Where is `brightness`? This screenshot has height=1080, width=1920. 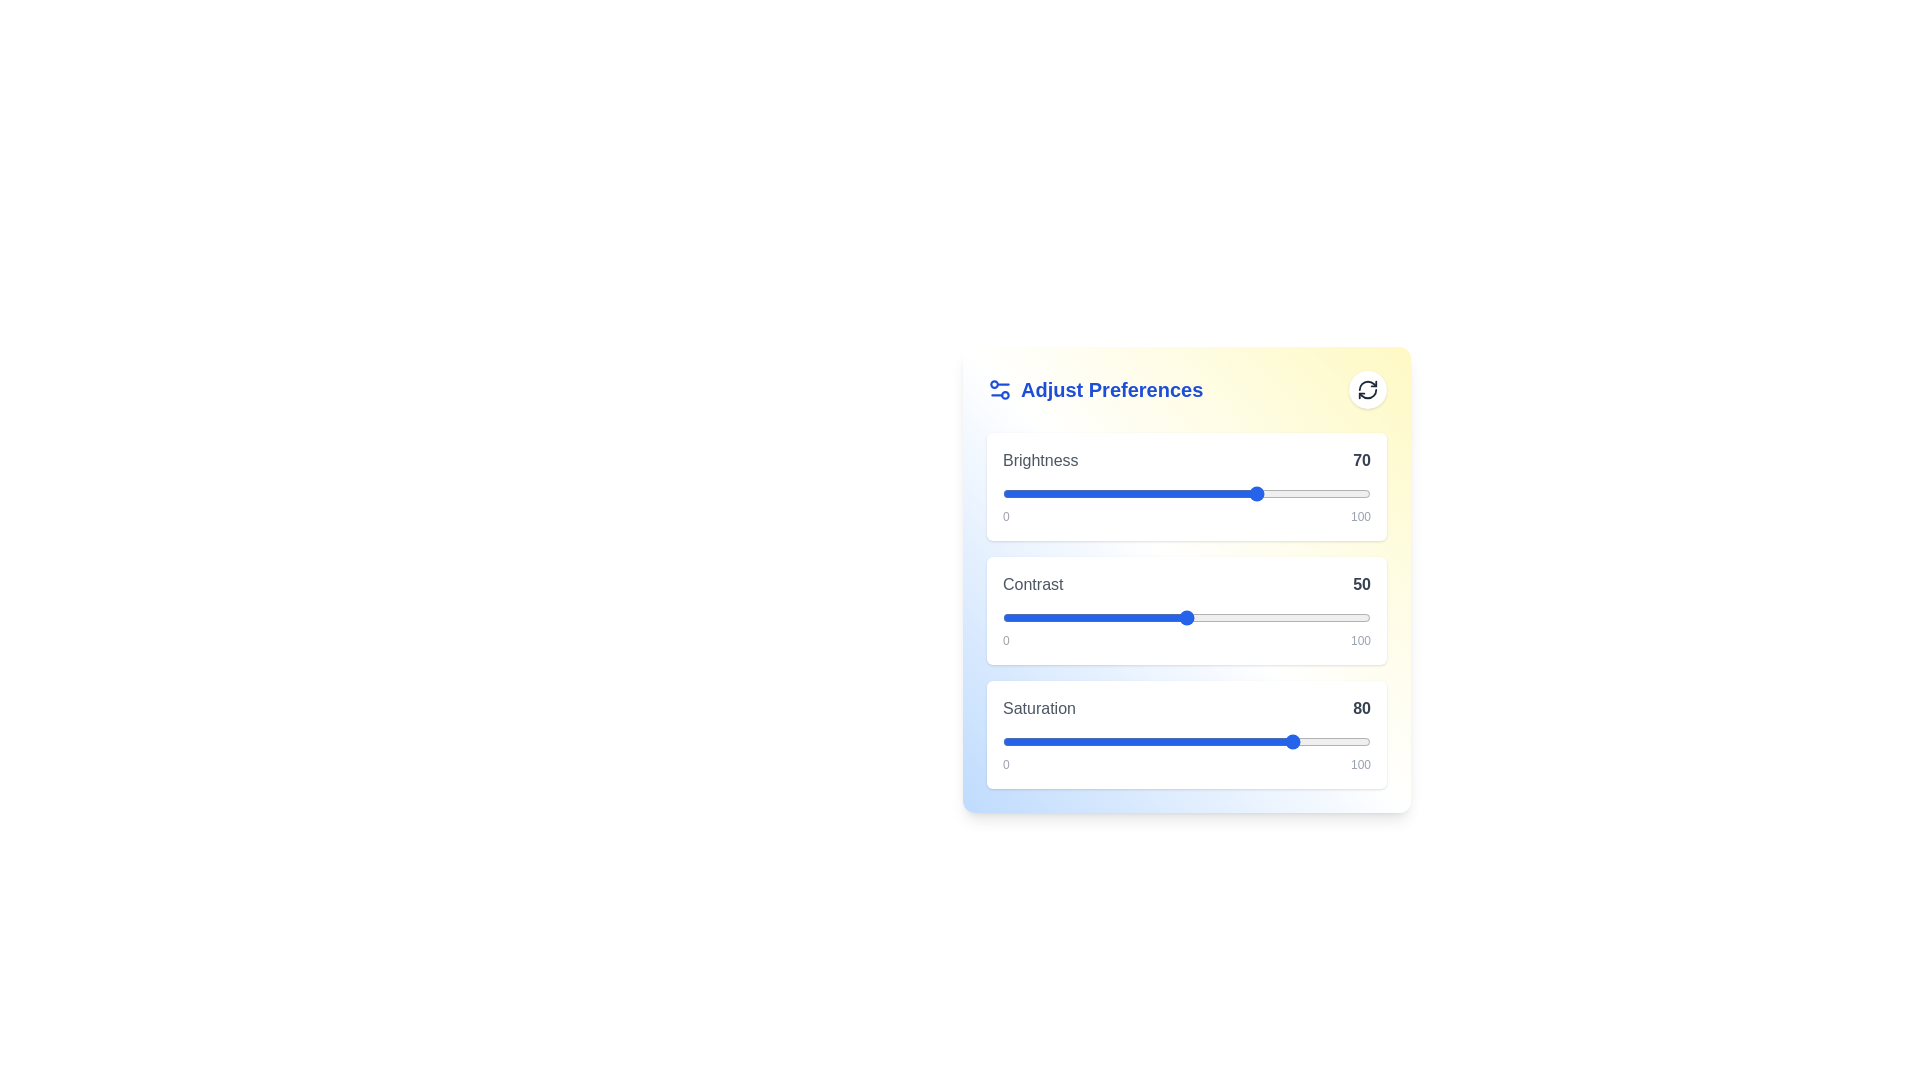
brightness is located at coordinates (1356, 493).